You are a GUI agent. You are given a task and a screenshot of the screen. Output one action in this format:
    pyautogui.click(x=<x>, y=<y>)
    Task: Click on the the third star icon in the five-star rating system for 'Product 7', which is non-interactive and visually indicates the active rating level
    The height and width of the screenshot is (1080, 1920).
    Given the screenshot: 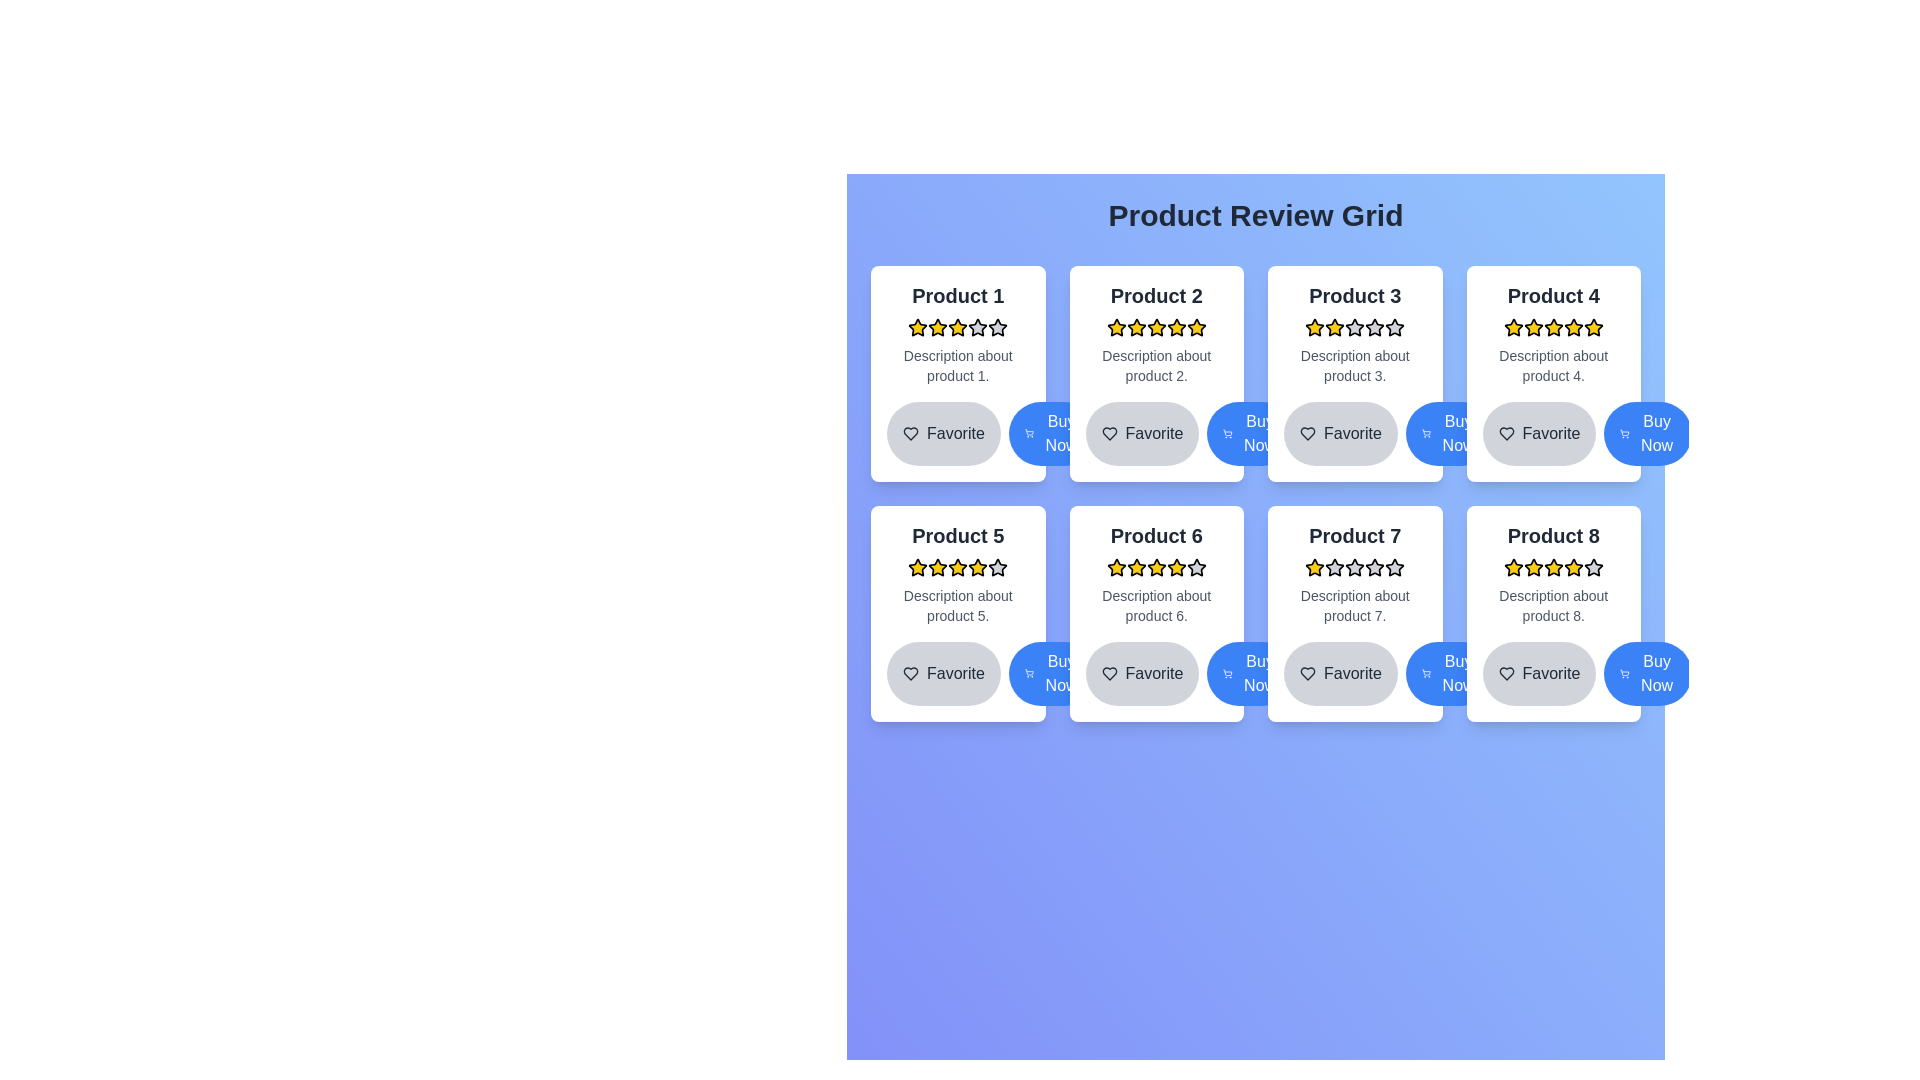 What is the action you would take?
    pyautogui.click(x=1335, y=567)
    